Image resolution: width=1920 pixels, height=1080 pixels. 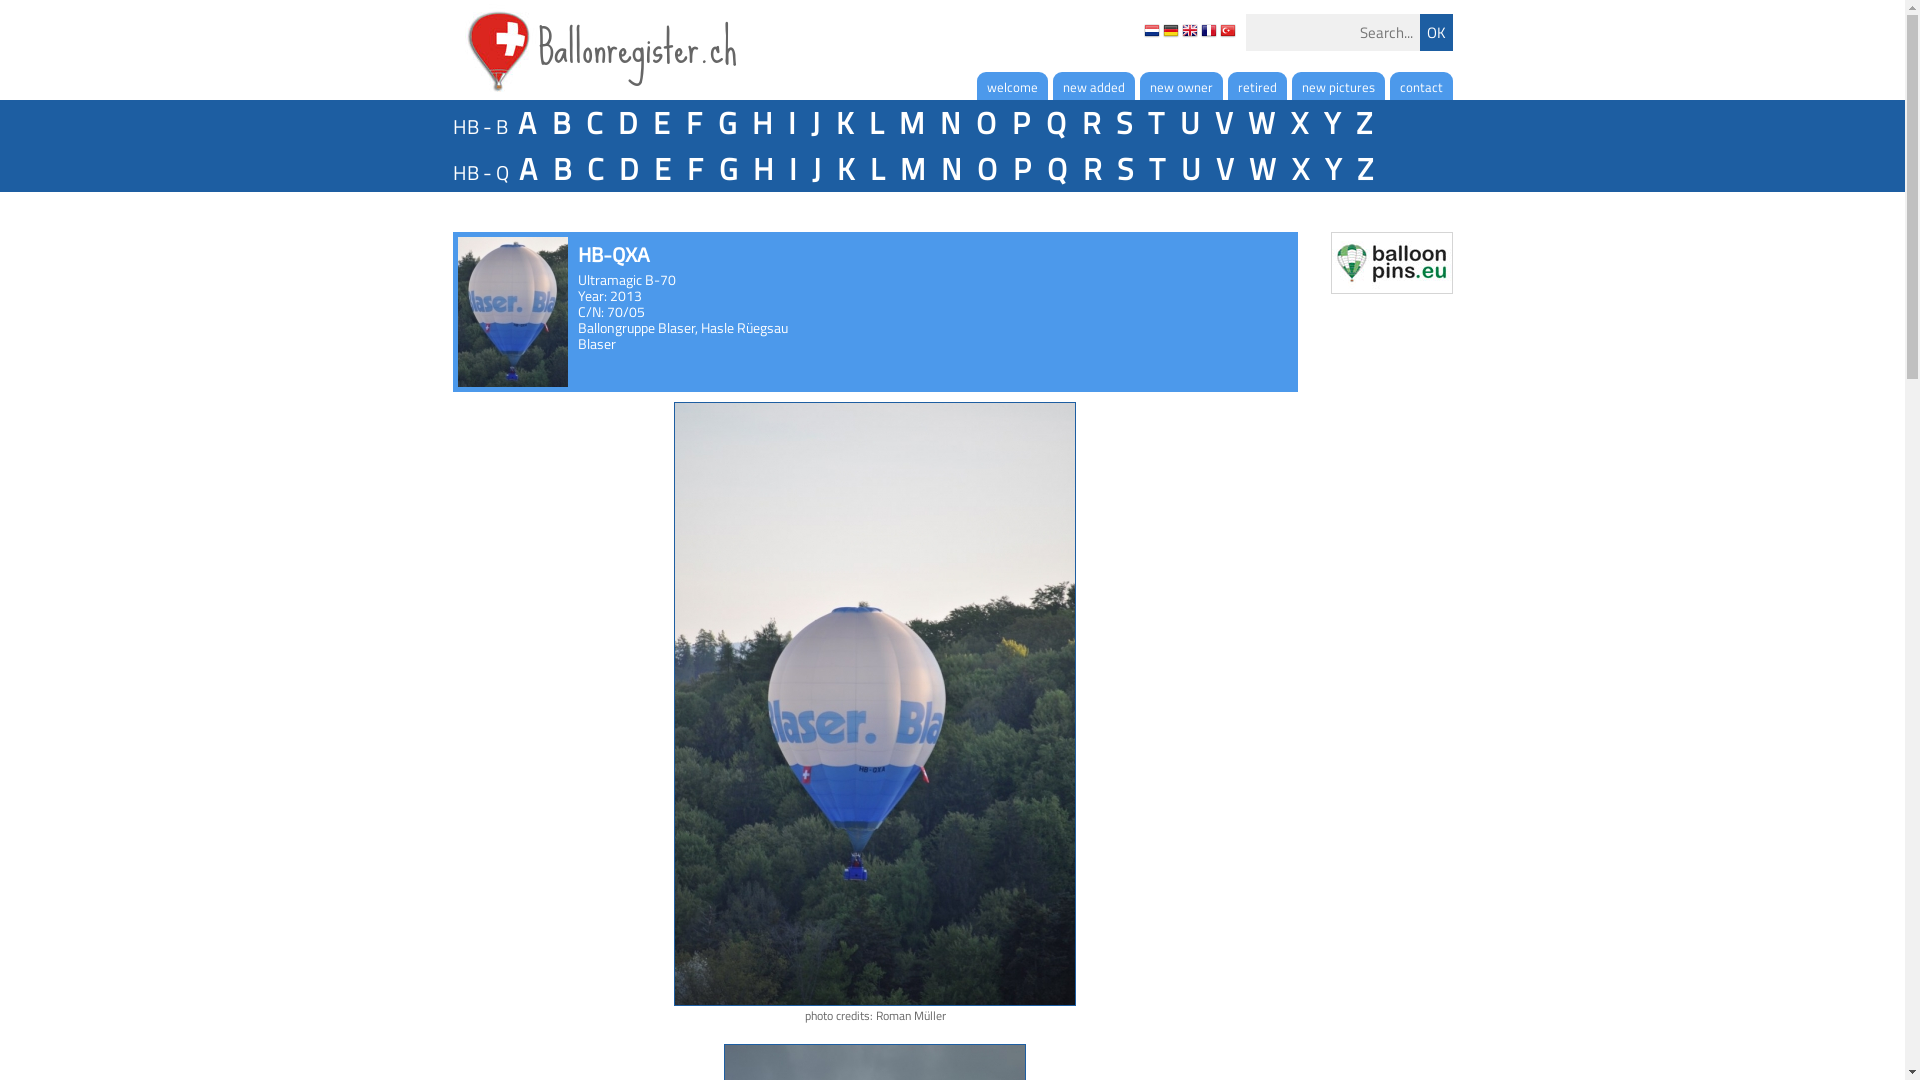 What do you see at coordinates (660, 123) in the screenshot?
I see `'E'` at bounding box center [660, 123].